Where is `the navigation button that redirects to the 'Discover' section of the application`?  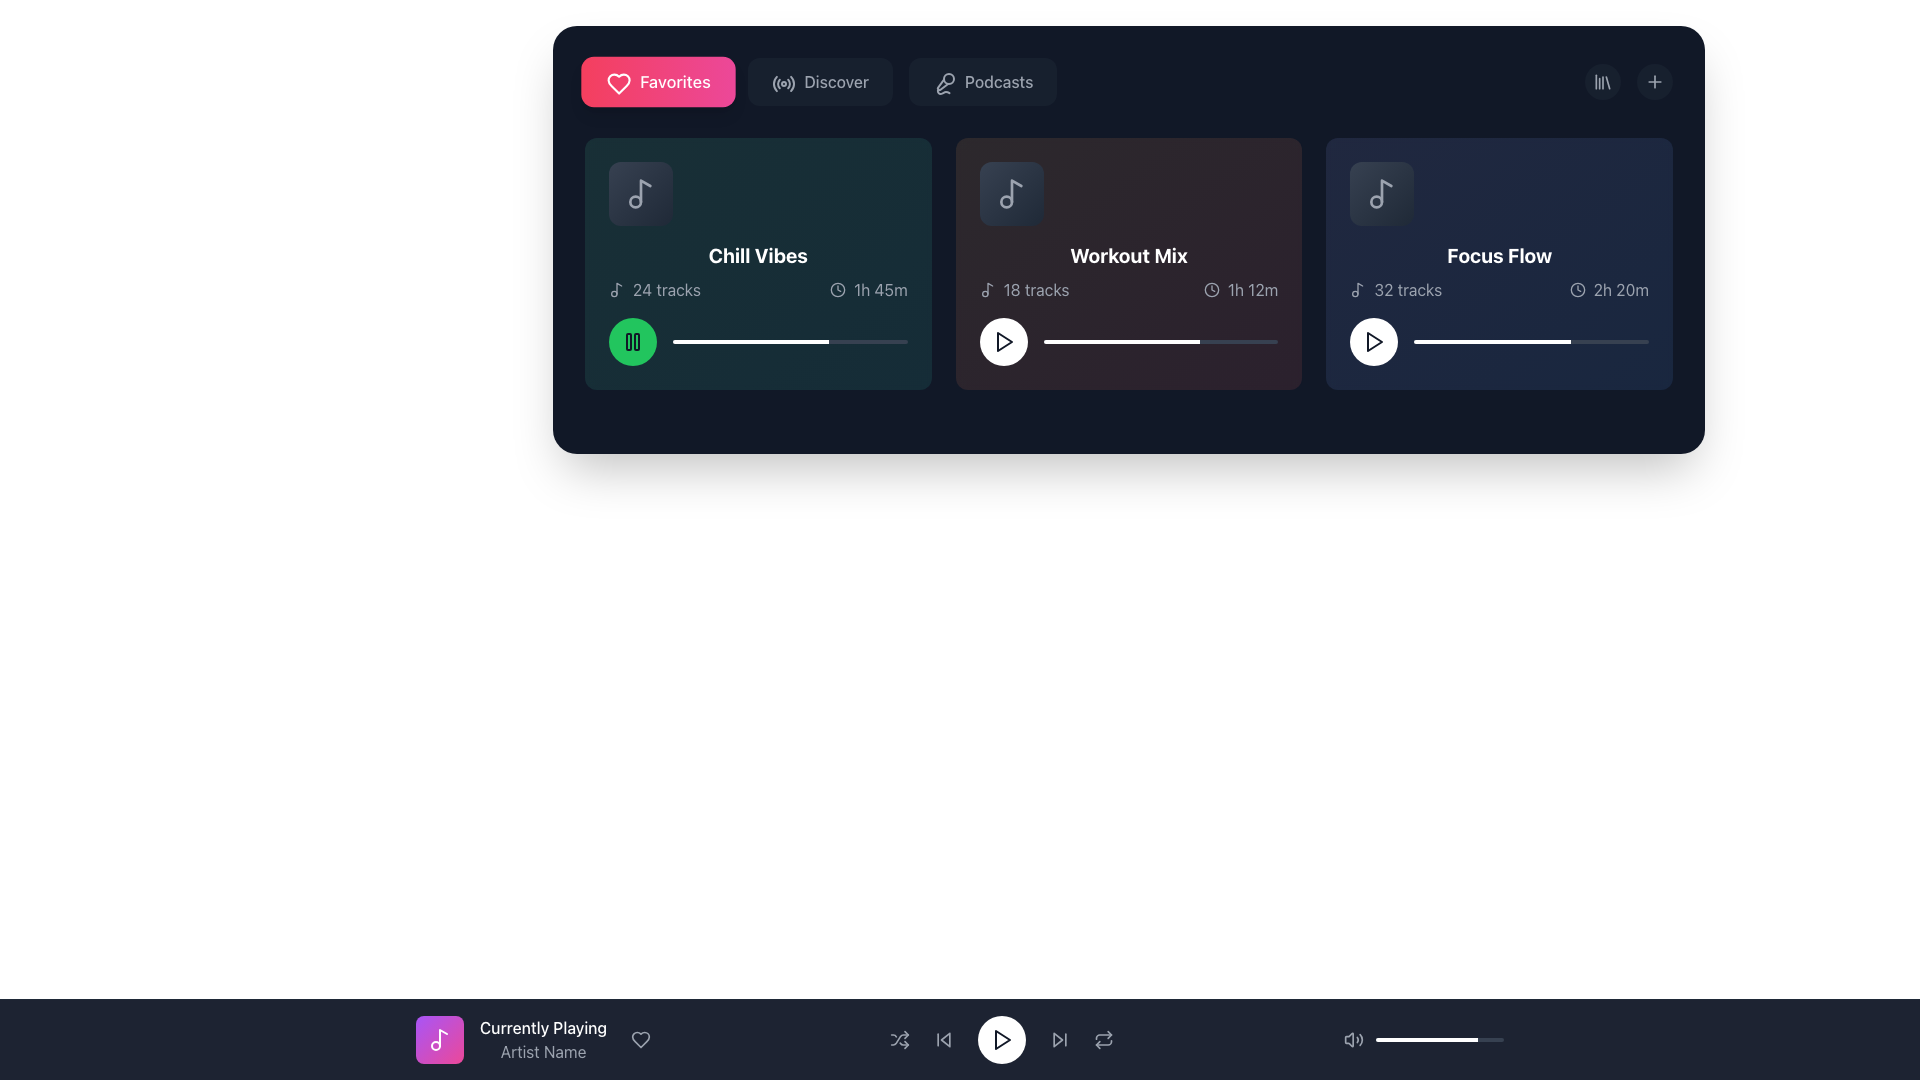 the navigation button that redirects to the 'Discover' section of the application is located at coordinates (820, 80).